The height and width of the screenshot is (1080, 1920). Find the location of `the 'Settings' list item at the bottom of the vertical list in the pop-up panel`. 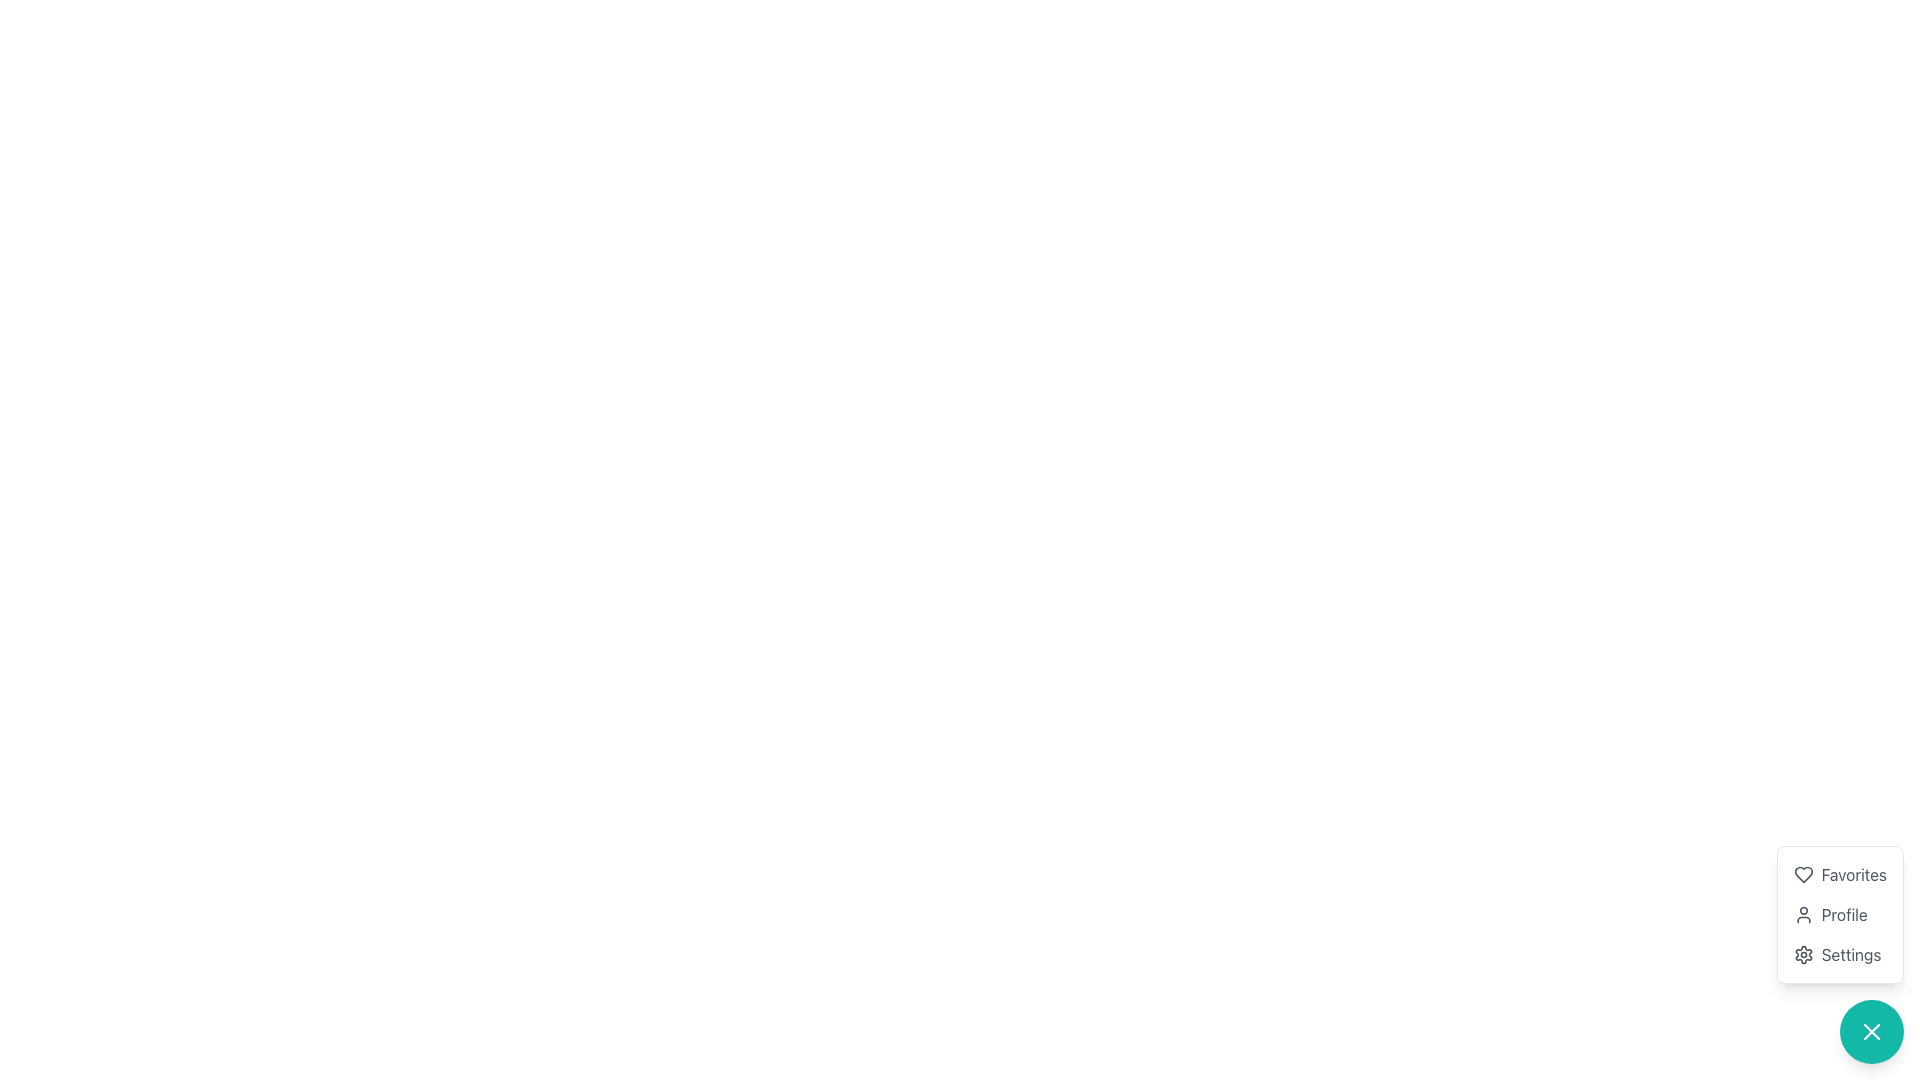

the 'Settings' list item at the bottom of the vertical list in the pop-up panel is located at coordinates (1840, 954).